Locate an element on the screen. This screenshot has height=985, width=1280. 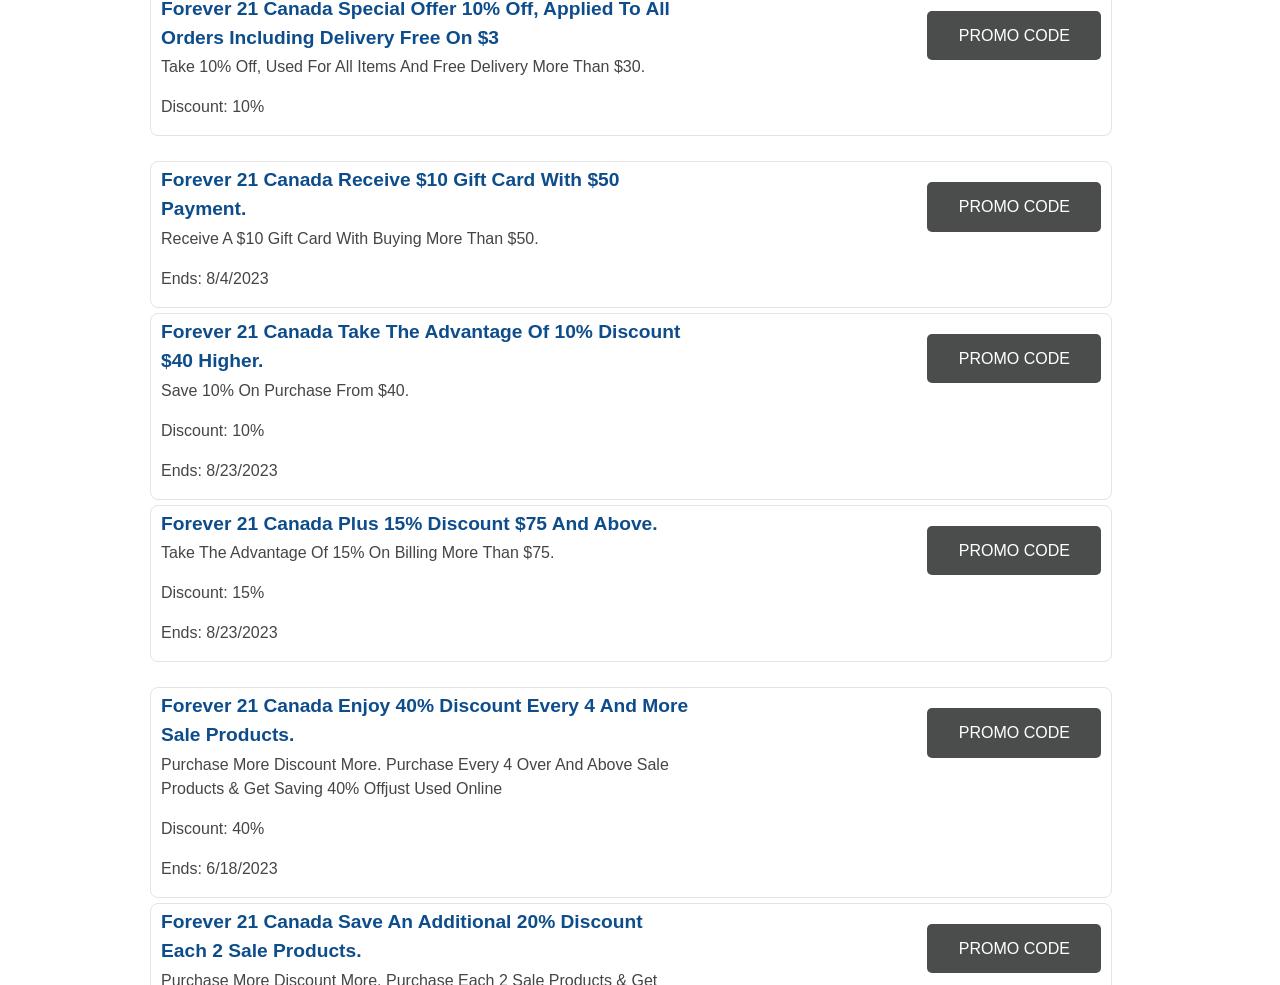
'Forever 21 Canada Save An Additional 20% Discount Each 2 Sale Products.' is located at coordinates (400, 934).